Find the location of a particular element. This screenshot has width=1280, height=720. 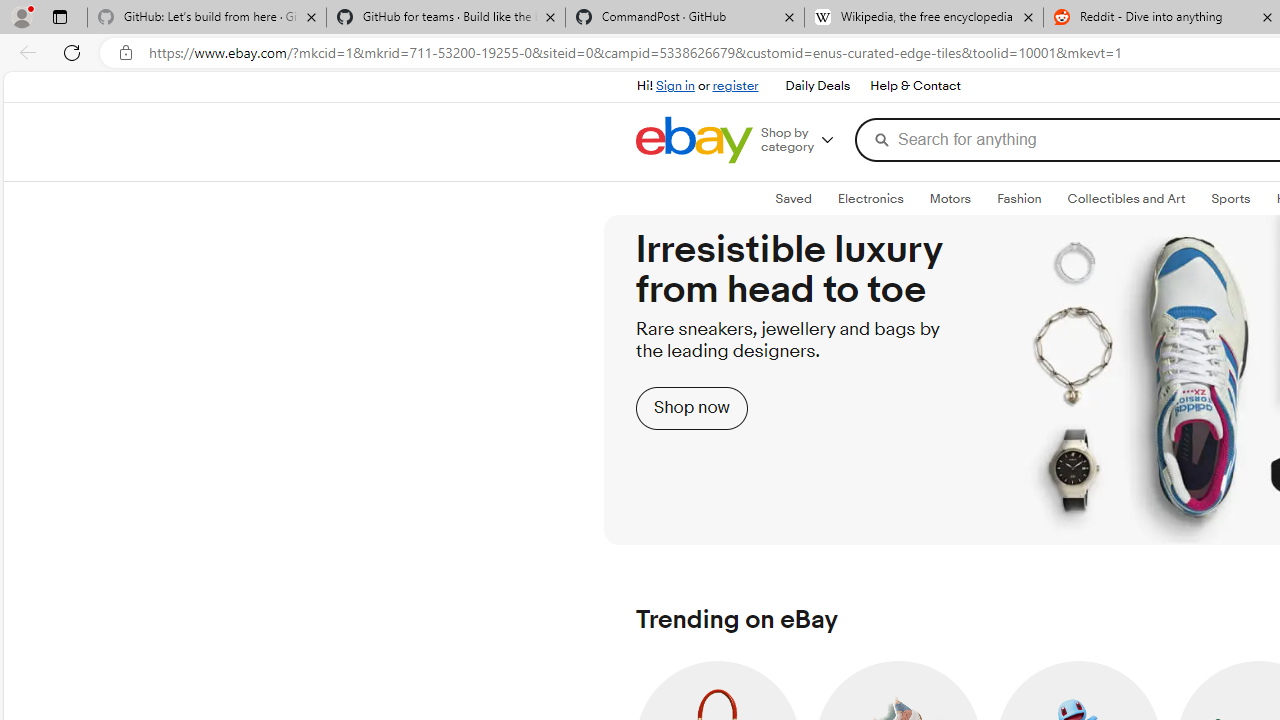

'Fashion' is located at coordinates (1019, 199).